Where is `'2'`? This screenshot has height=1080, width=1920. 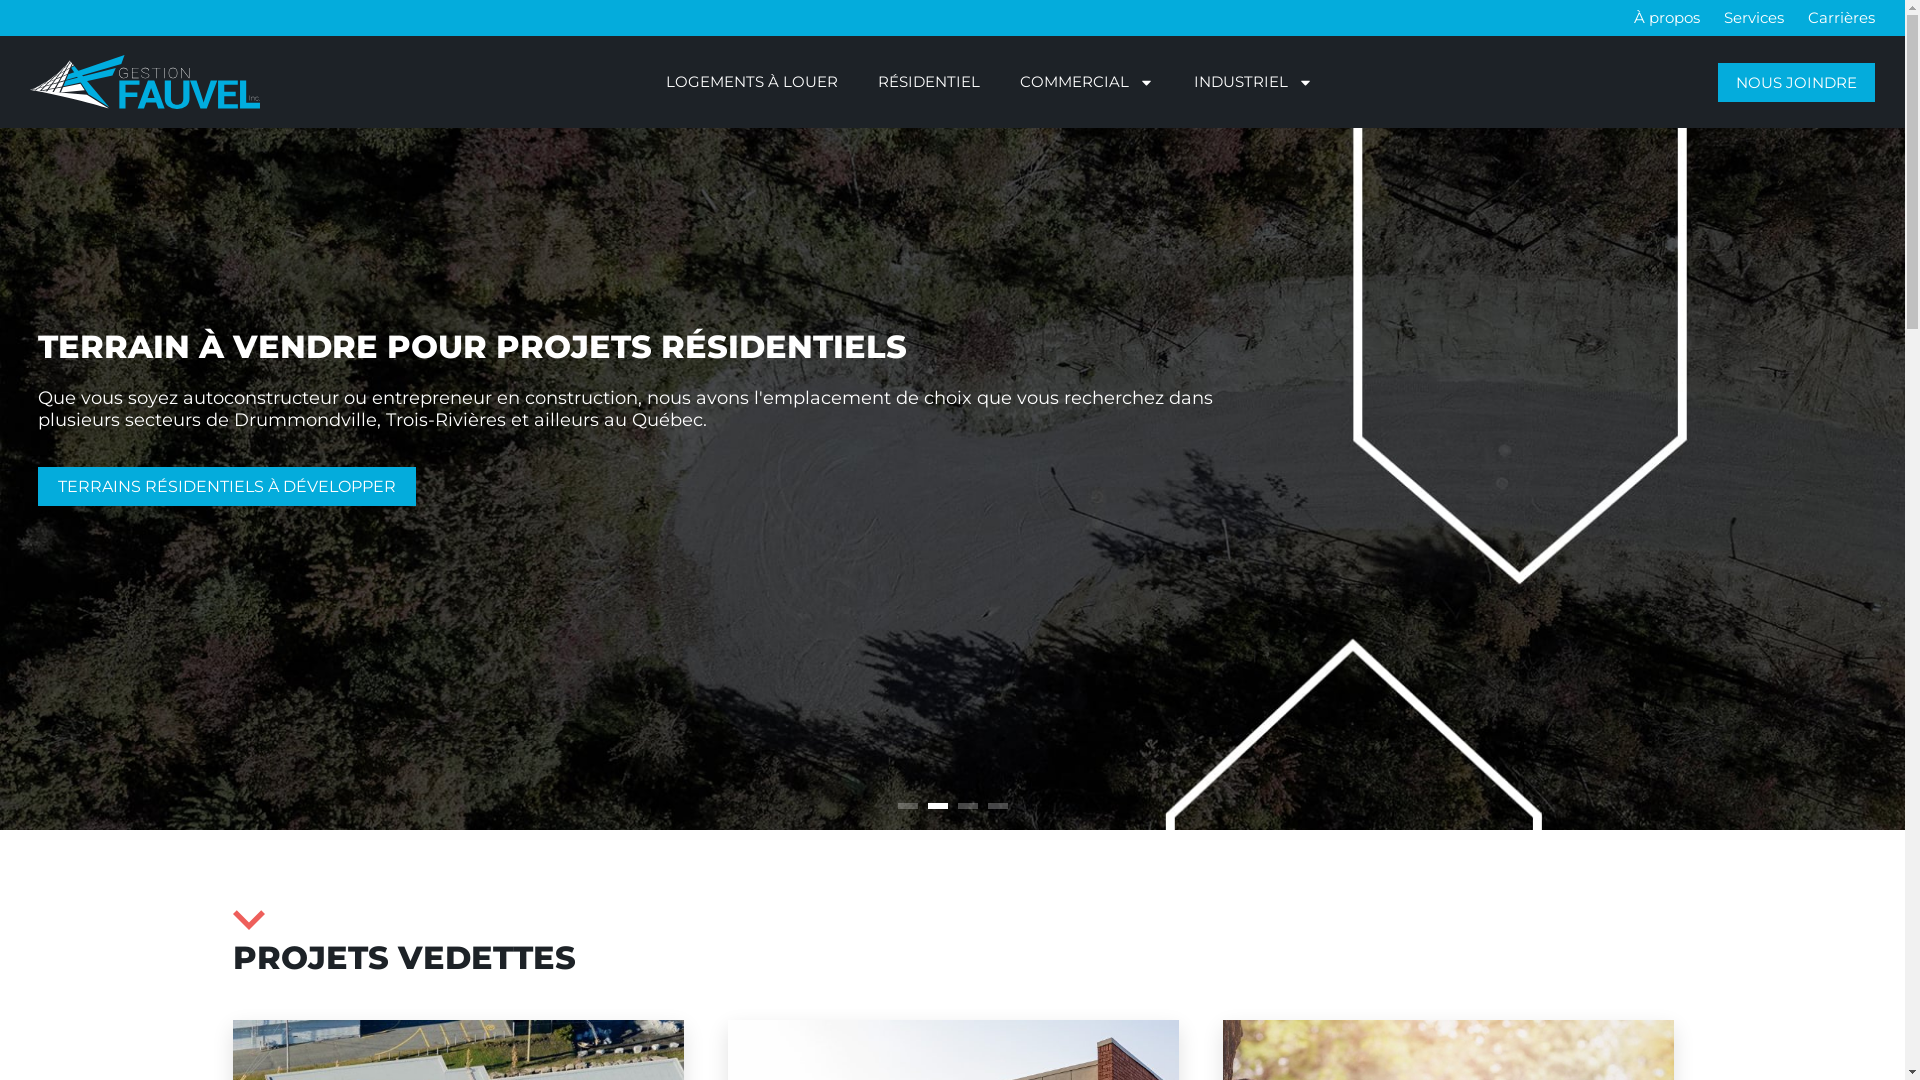
'2' is located at coordinates (936, 805).